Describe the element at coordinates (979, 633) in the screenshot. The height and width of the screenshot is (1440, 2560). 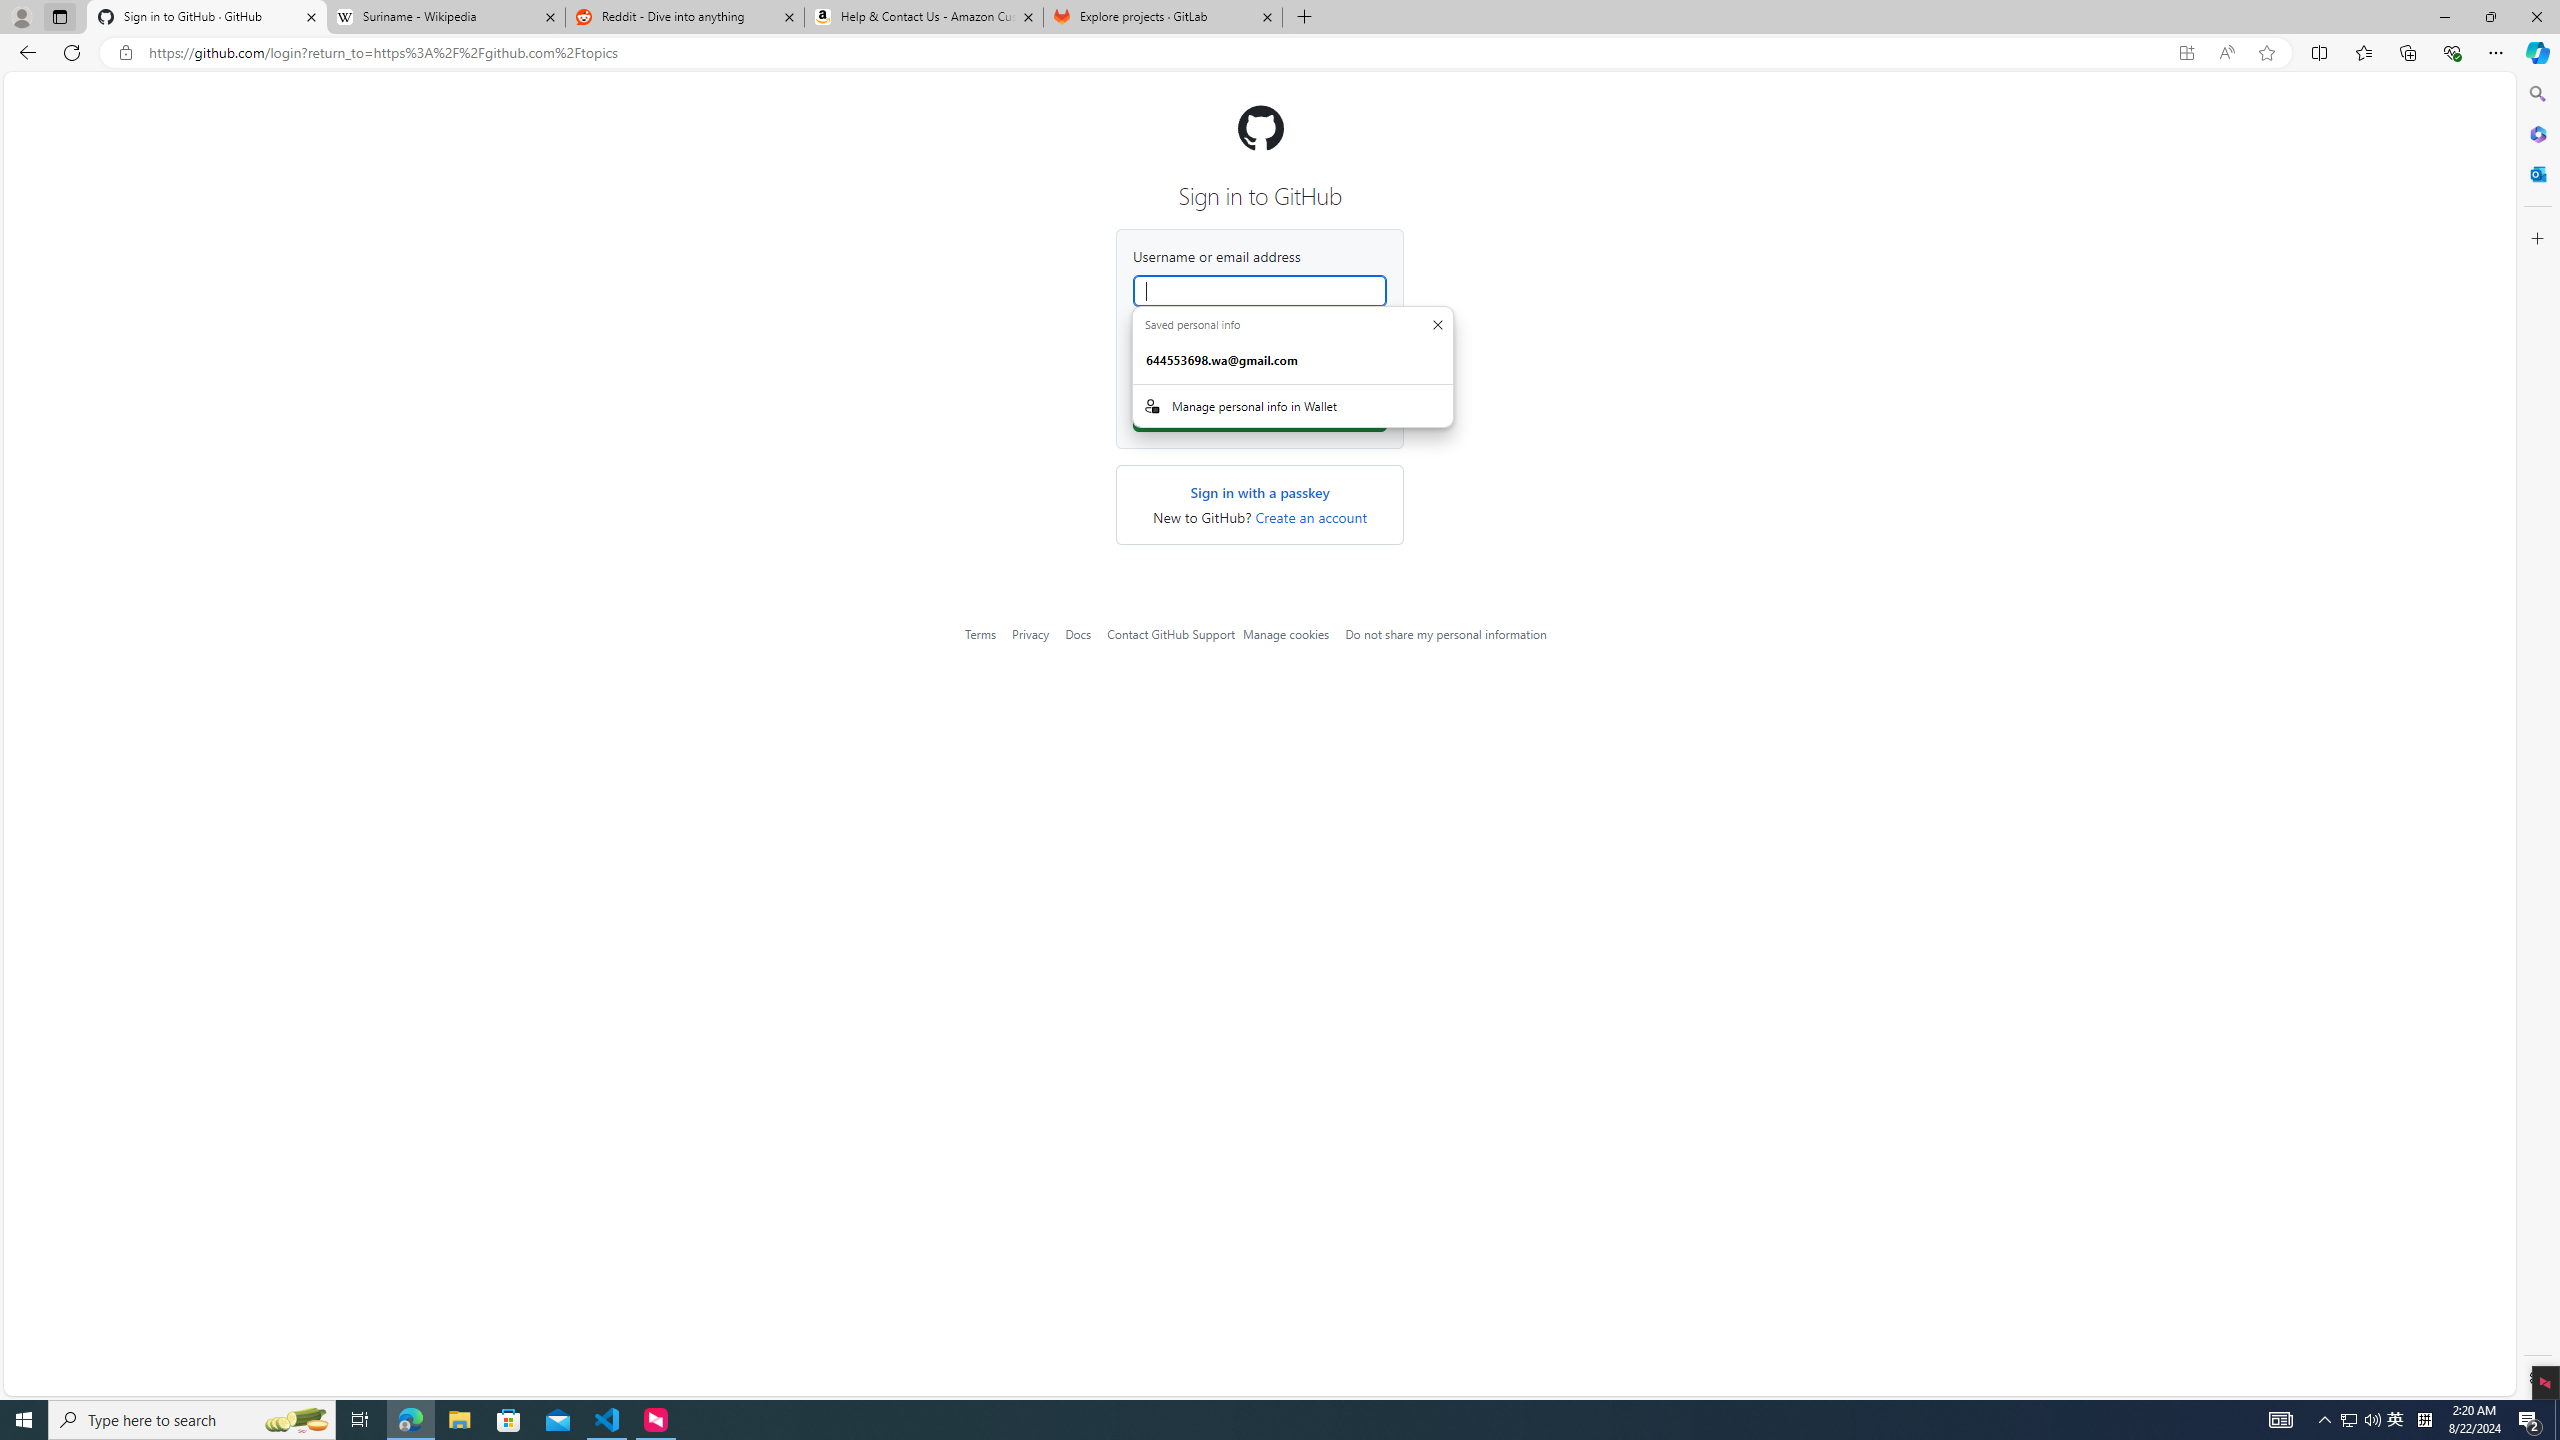
I see `'Terms'` at that location.